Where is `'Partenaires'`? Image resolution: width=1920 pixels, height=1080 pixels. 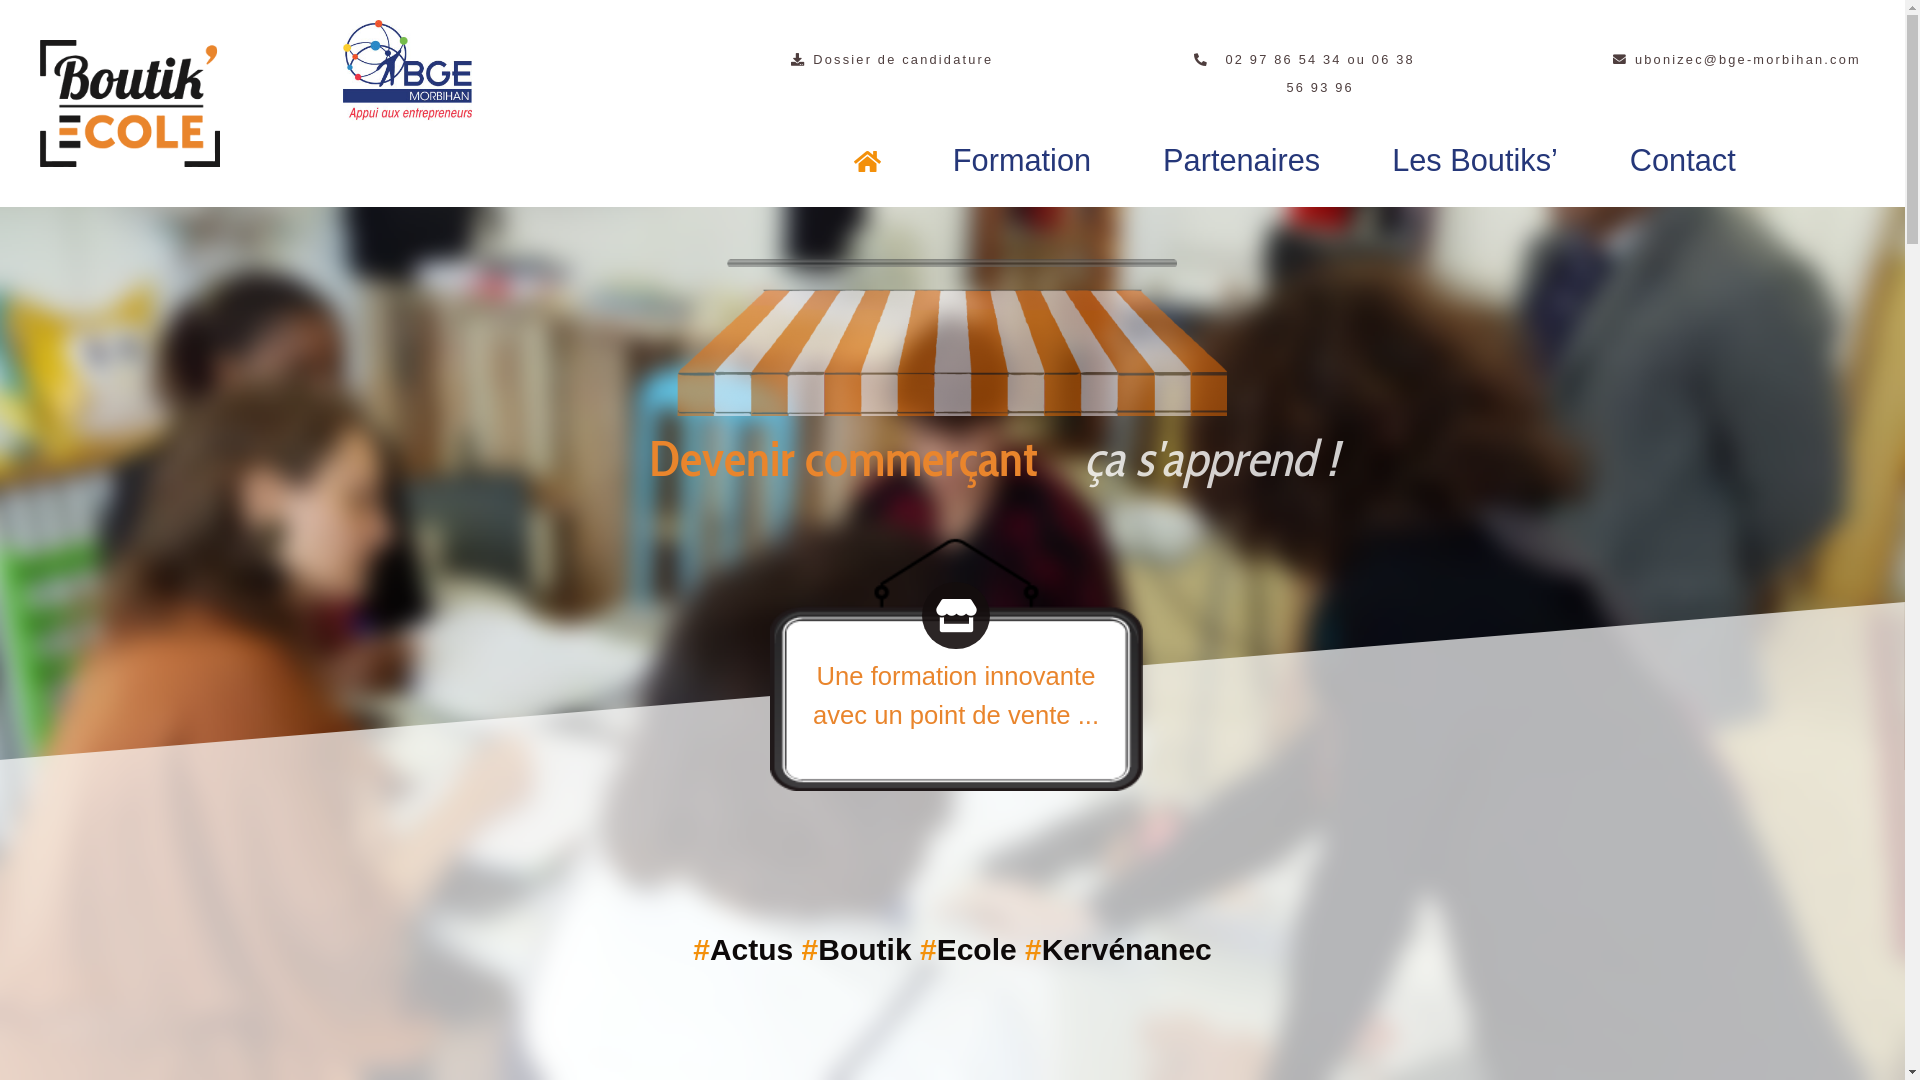
'Partenaires' is located at coordinates (1240, 160).